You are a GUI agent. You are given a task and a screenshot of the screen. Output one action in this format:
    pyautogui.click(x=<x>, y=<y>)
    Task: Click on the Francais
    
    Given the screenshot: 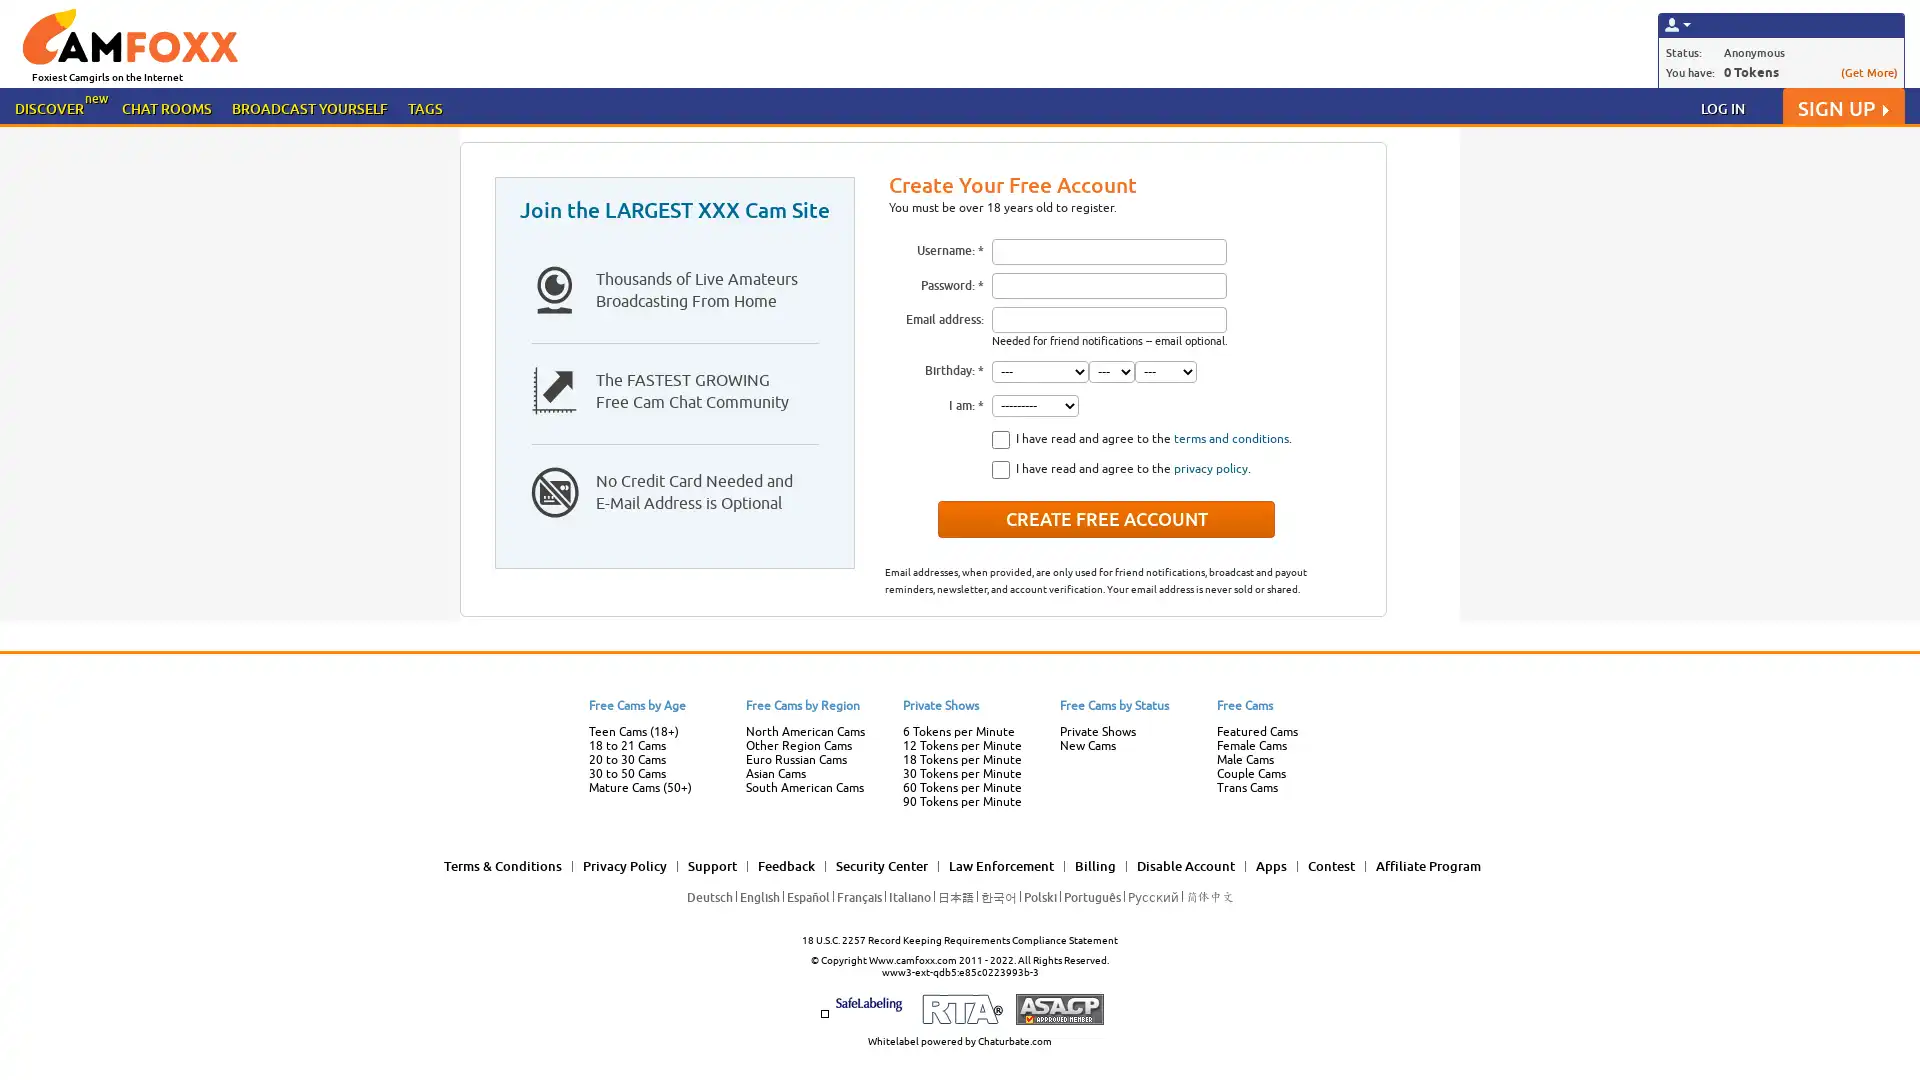 What is the action you would take?
    pyautogui.click(x=859, y=897)
    